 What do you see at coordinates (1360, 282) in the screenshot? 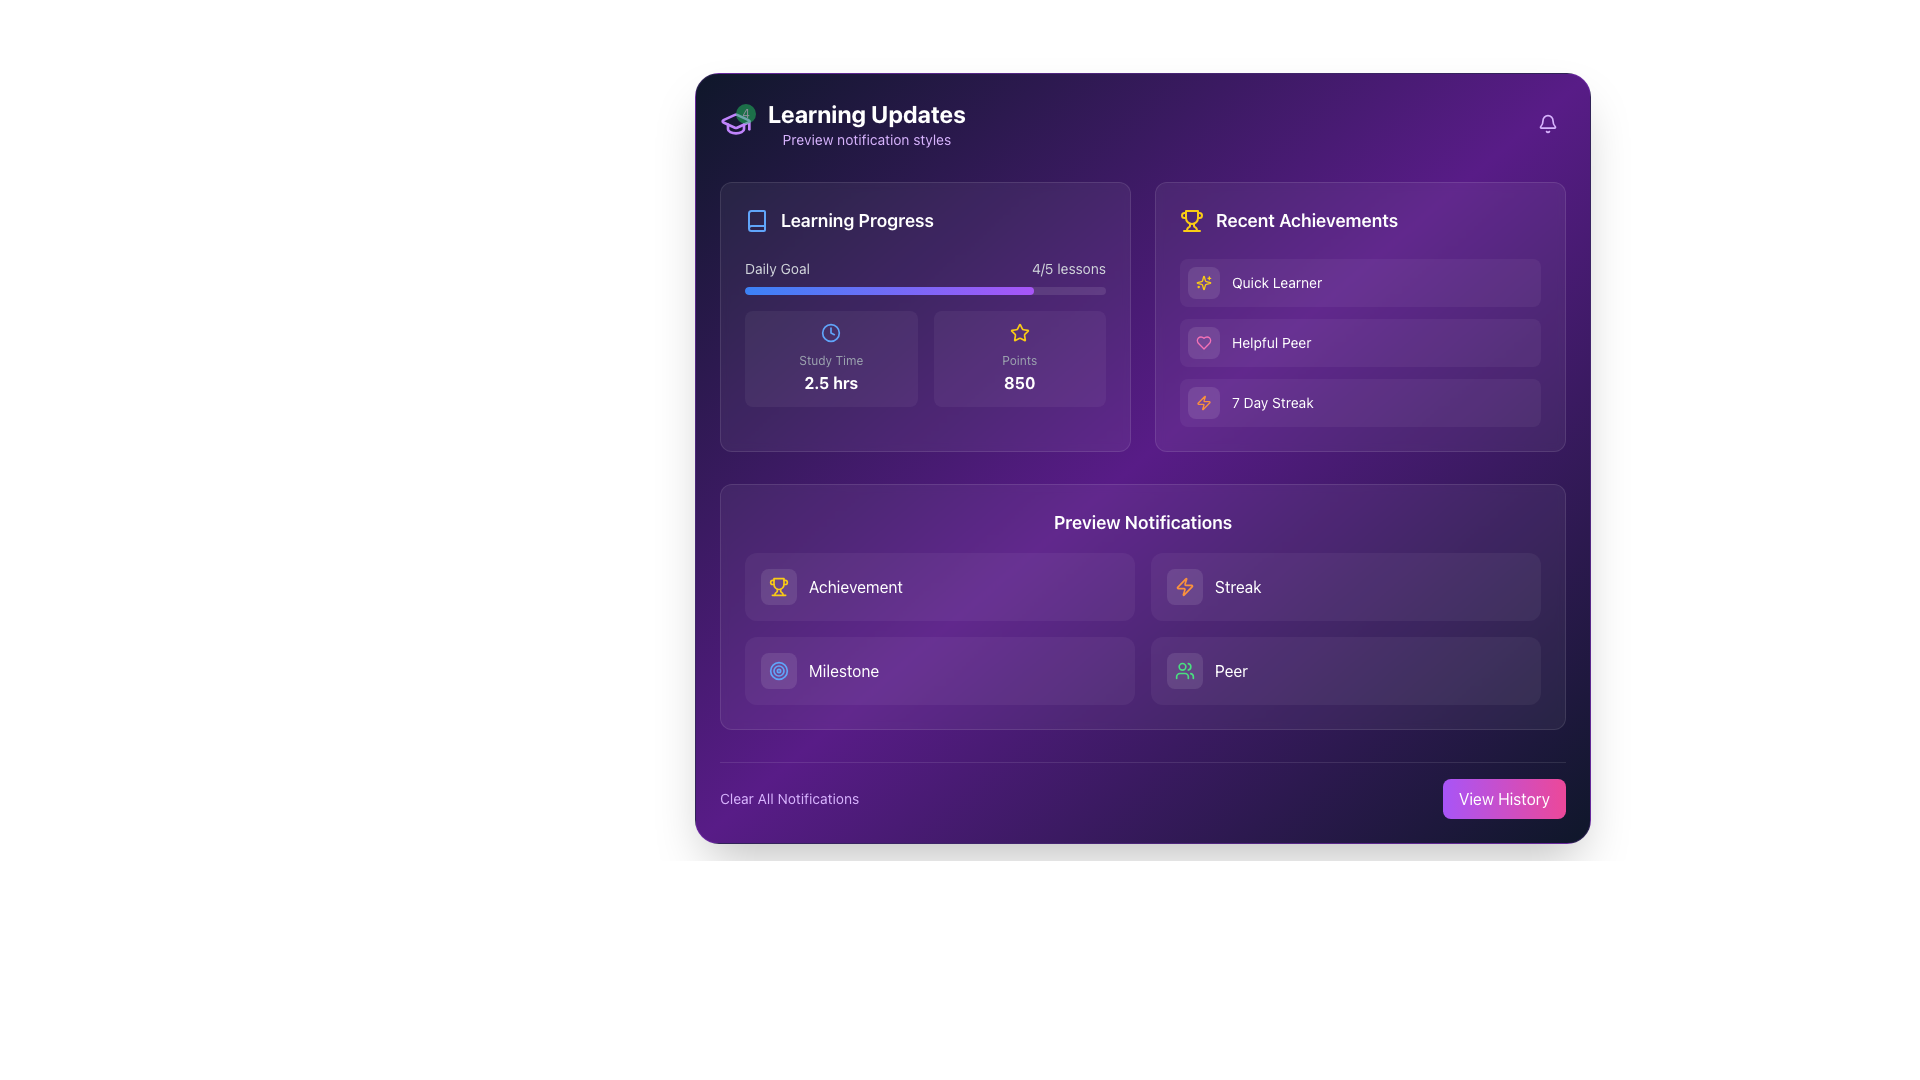
I see `the content of the first Display card in the 'Recent Achievements' section, which has a purple background and displays the text 'Quick Learner.'` at bounding box center [1360, 282].